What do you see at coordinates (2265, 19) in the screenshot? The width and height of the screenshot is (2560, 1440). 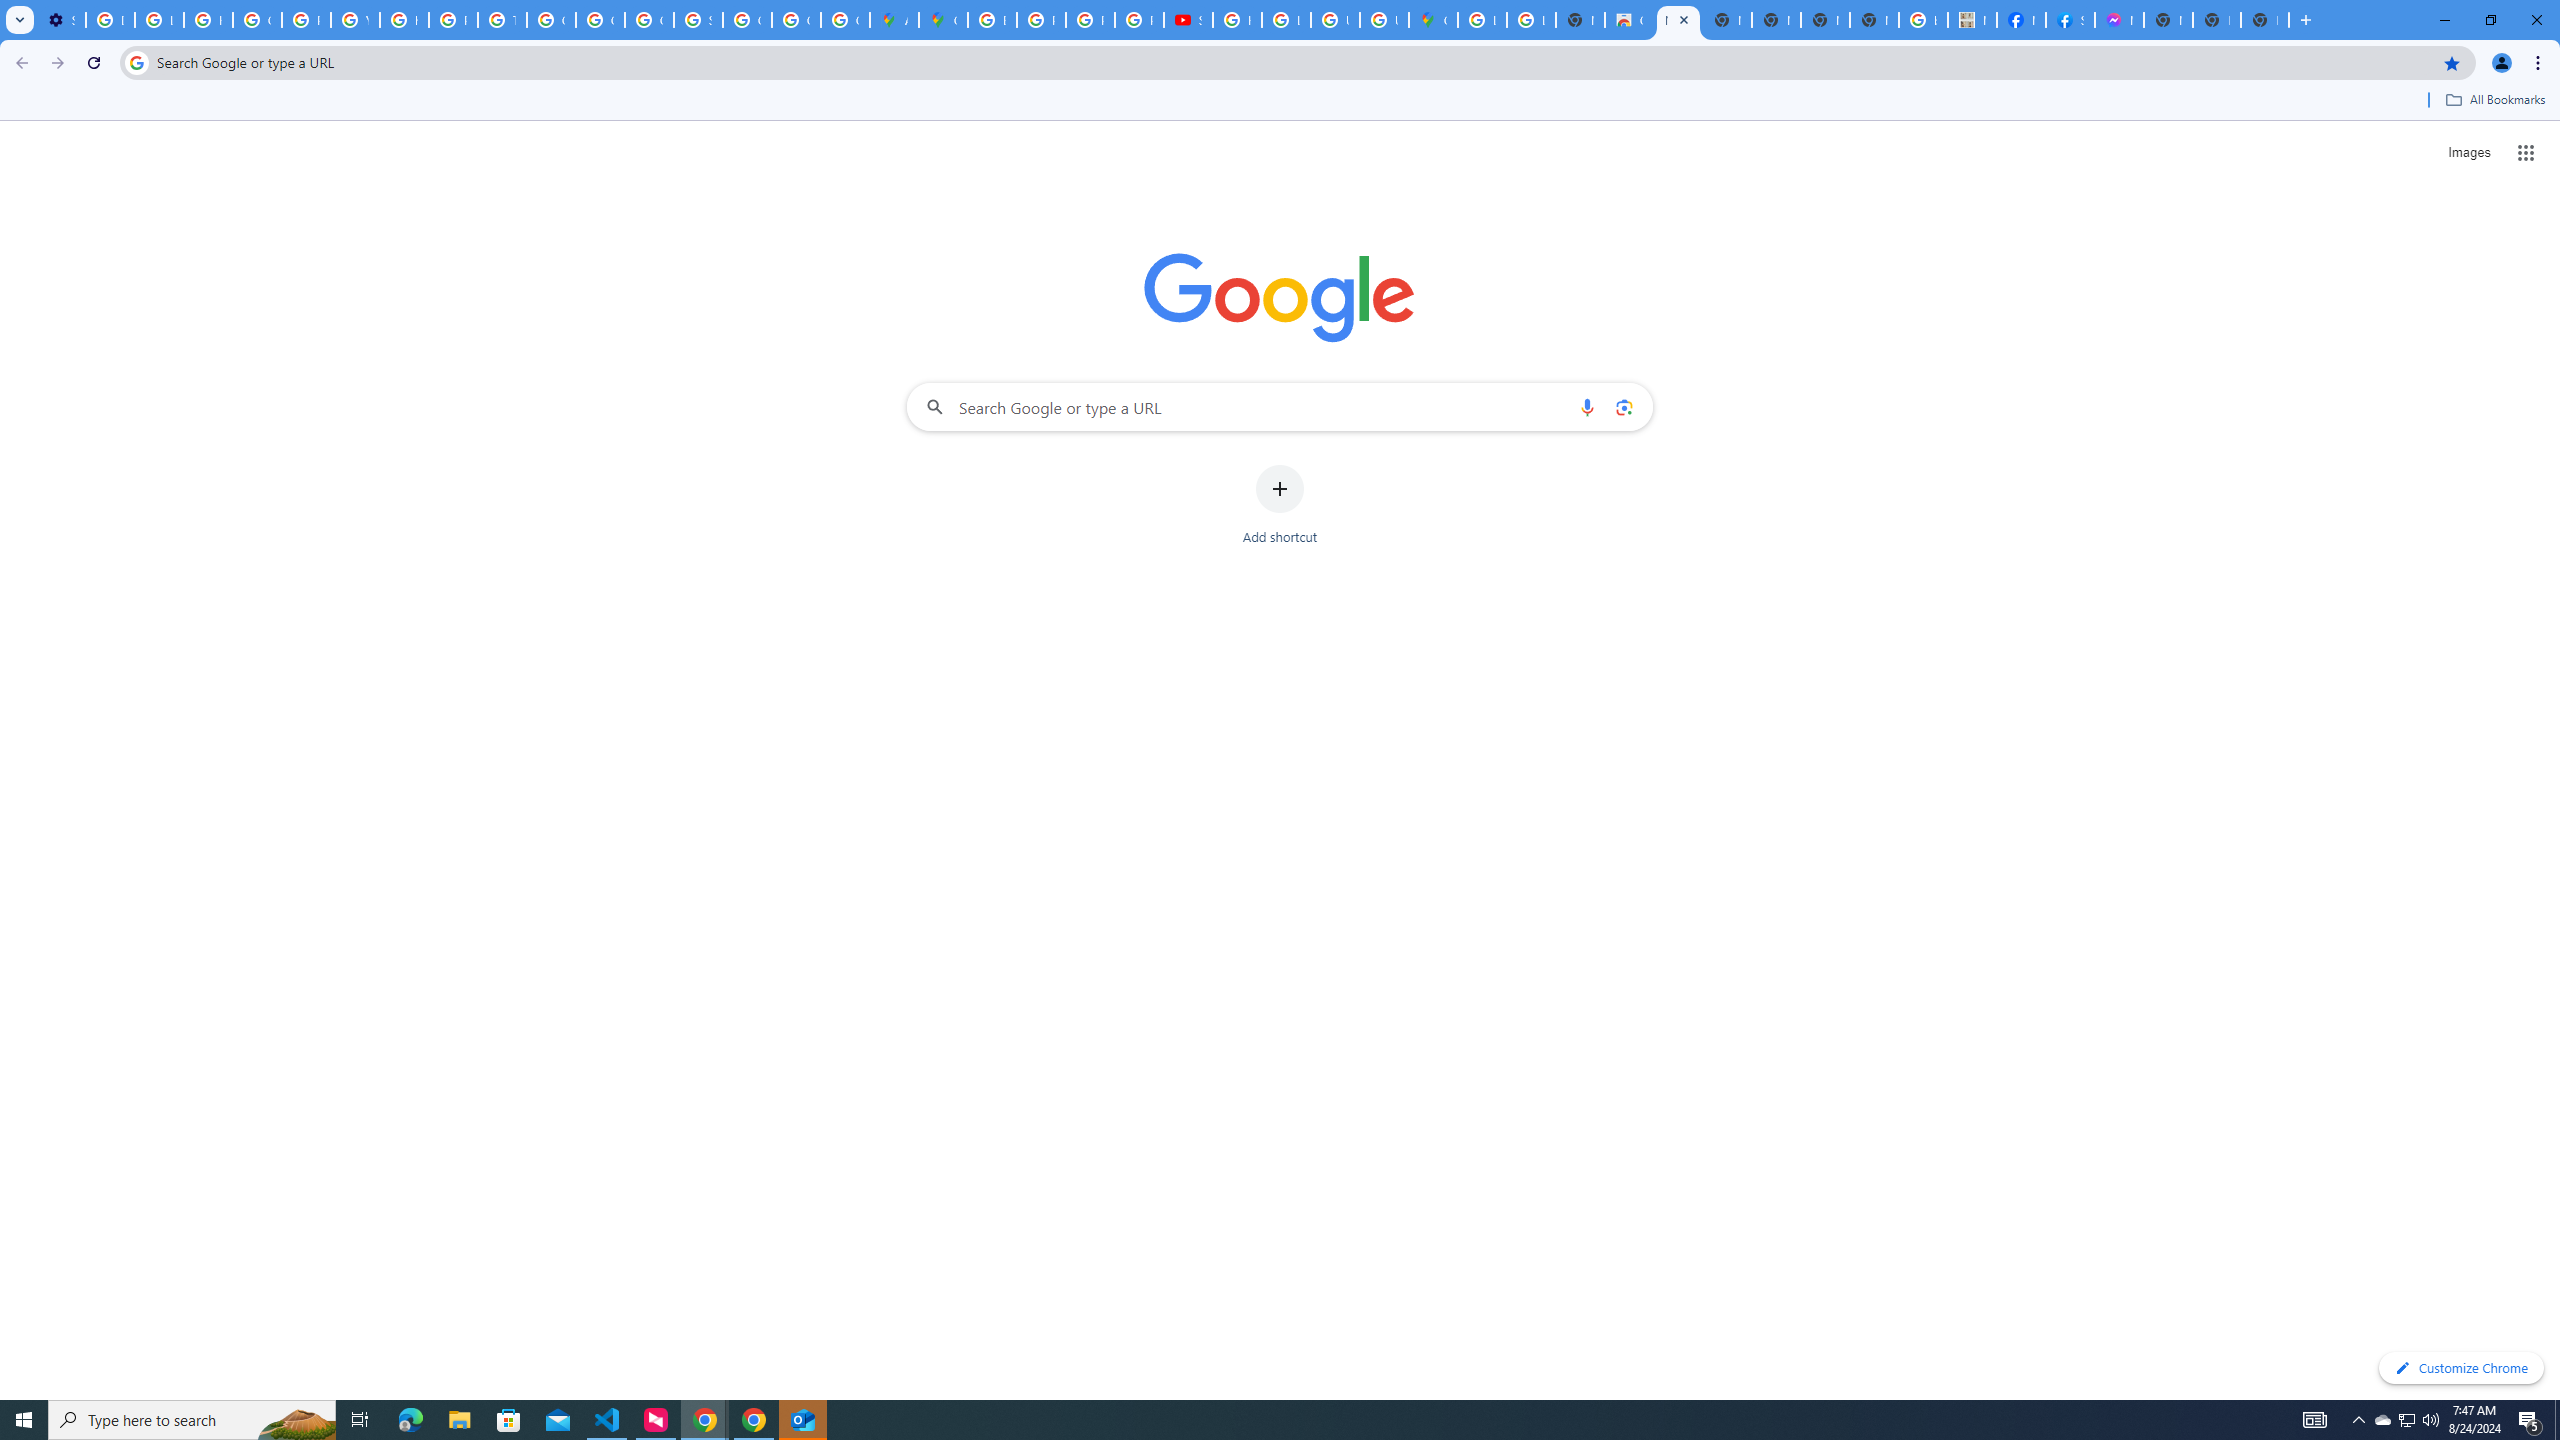 I see `'New Tab'` at bounding box center [2265, 19].